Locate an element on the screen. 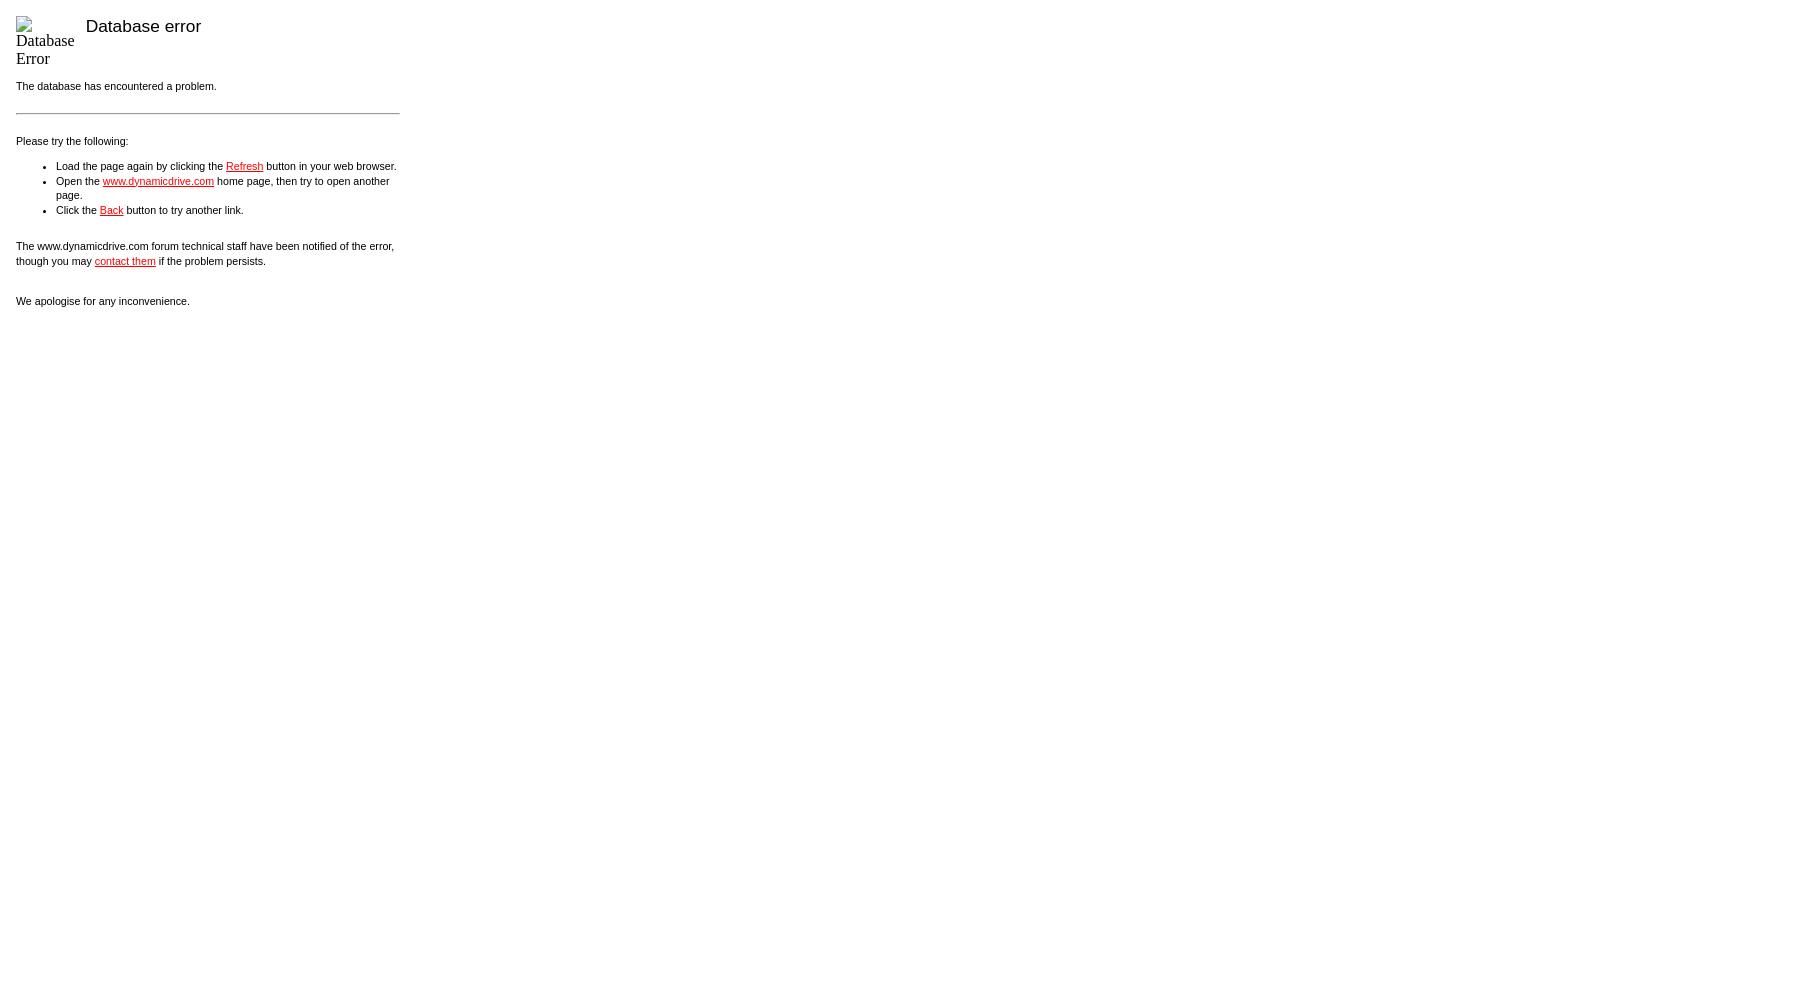 This screenshot has width=1811, height=1000. 'www.dynamicdrive.com' is located at coordinates (156, 180).